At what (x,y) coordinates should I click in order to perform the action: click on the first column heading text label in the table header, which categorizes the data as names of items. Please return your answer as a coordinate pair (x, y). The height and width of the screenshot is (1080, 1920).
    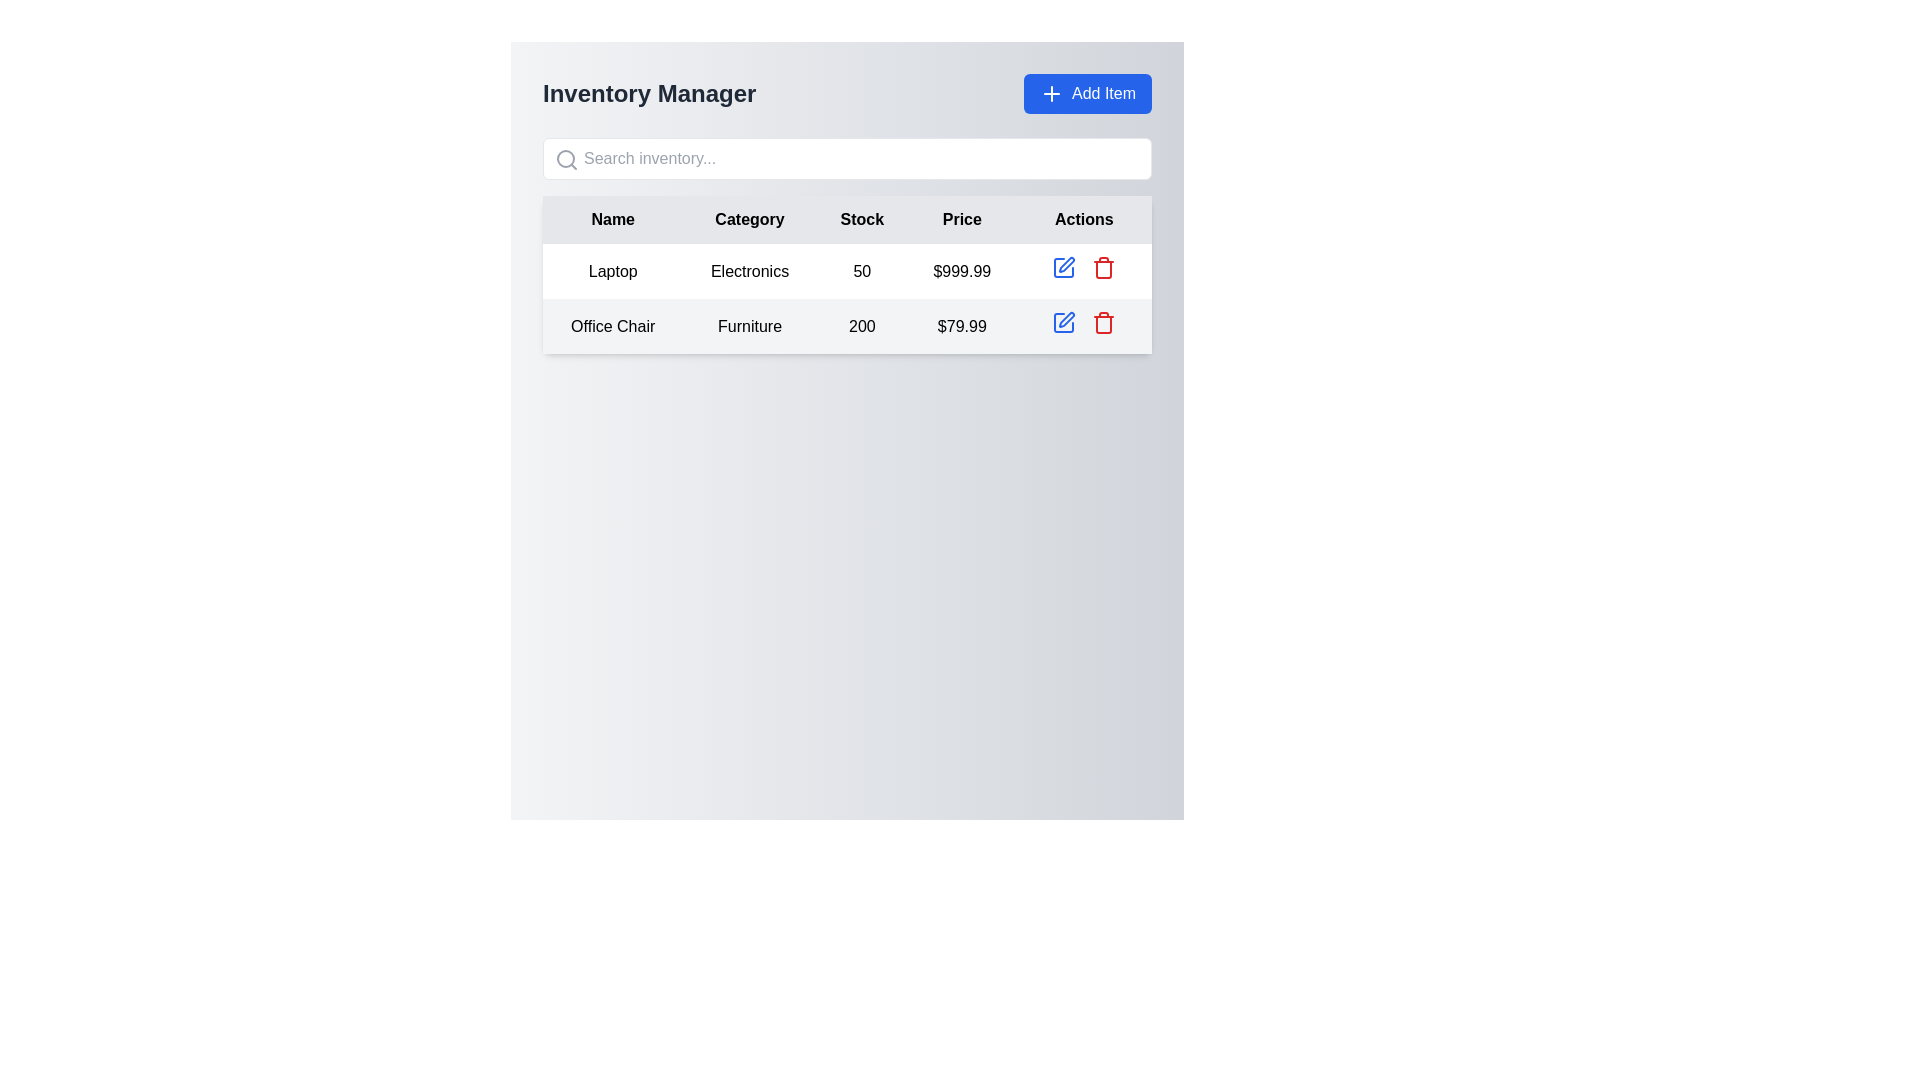
    Looking at the image, I should click on (612, 219).